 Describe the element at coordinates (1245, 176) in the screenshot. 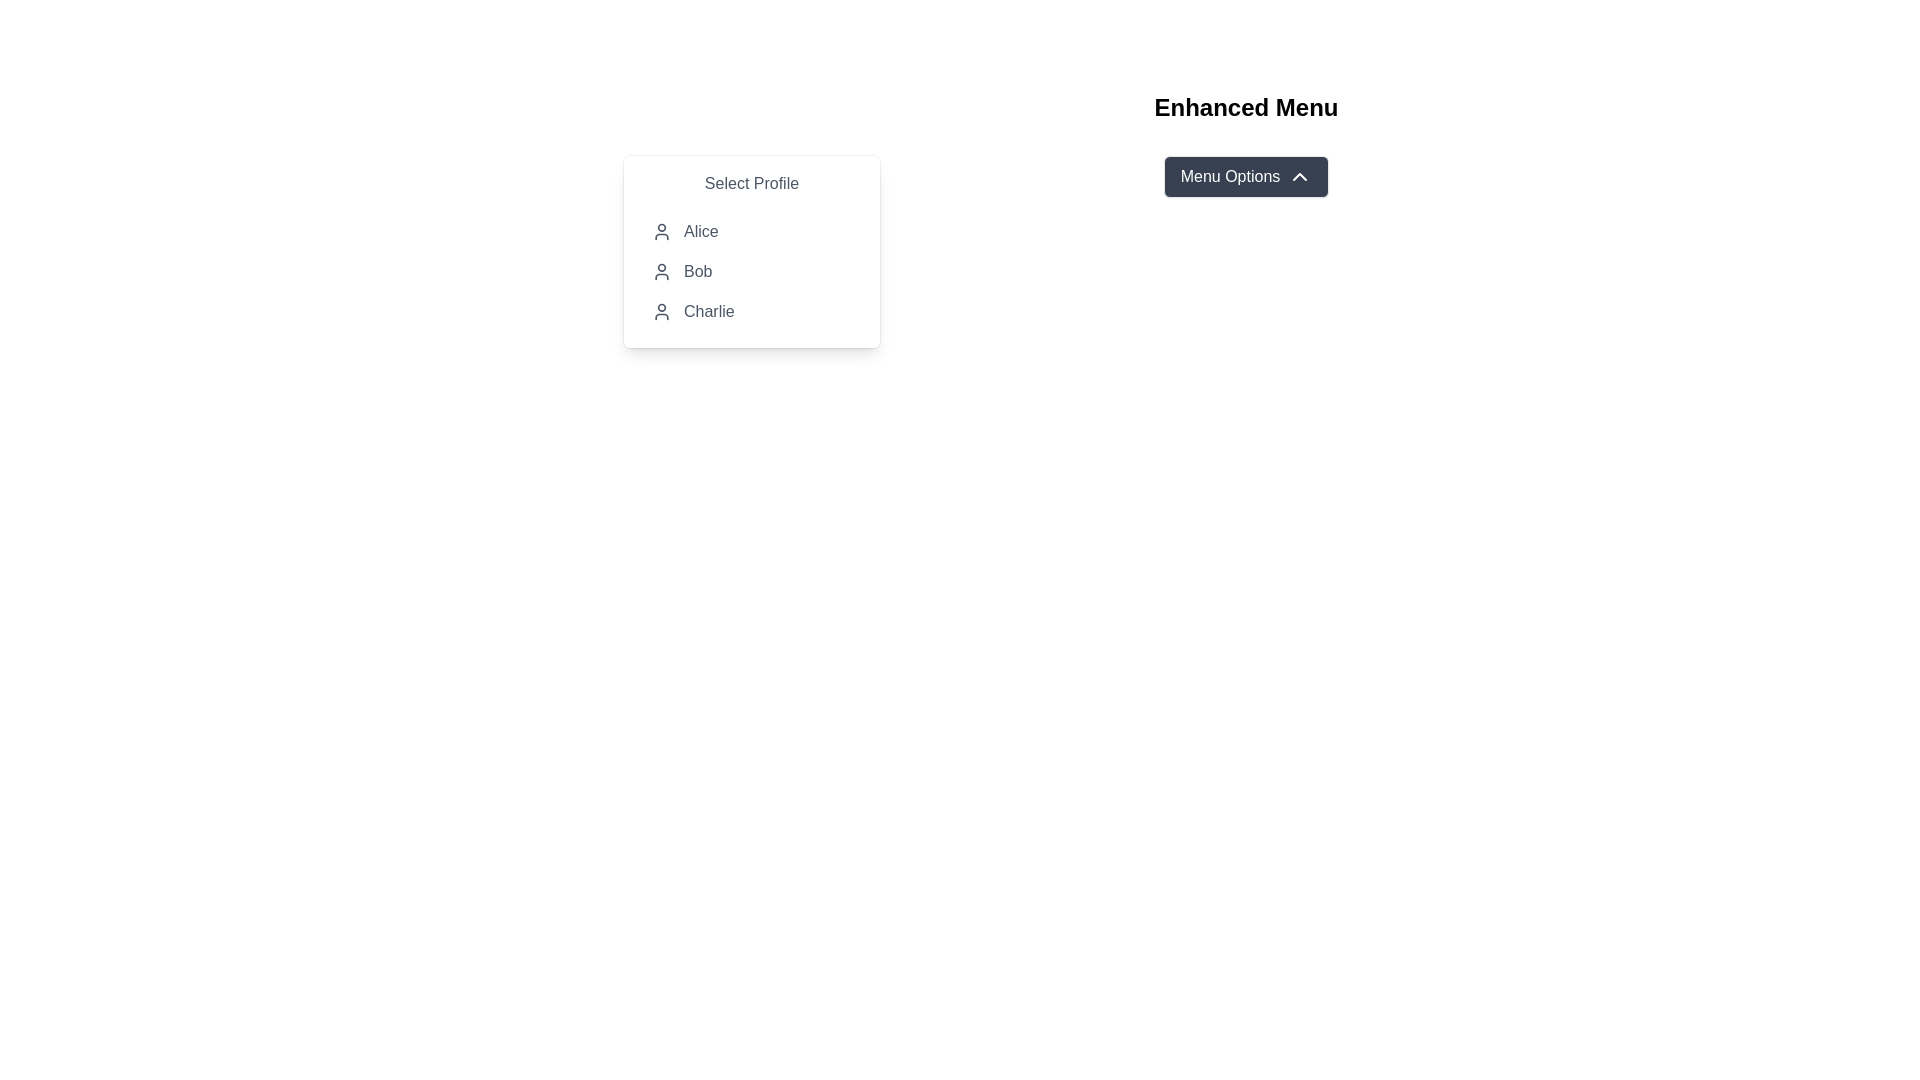

I see `the 'Menu Options' button, which is a rectangular button with rounded corners, dark gray background, white text, and an upward-pointing chevron icon` at that location.